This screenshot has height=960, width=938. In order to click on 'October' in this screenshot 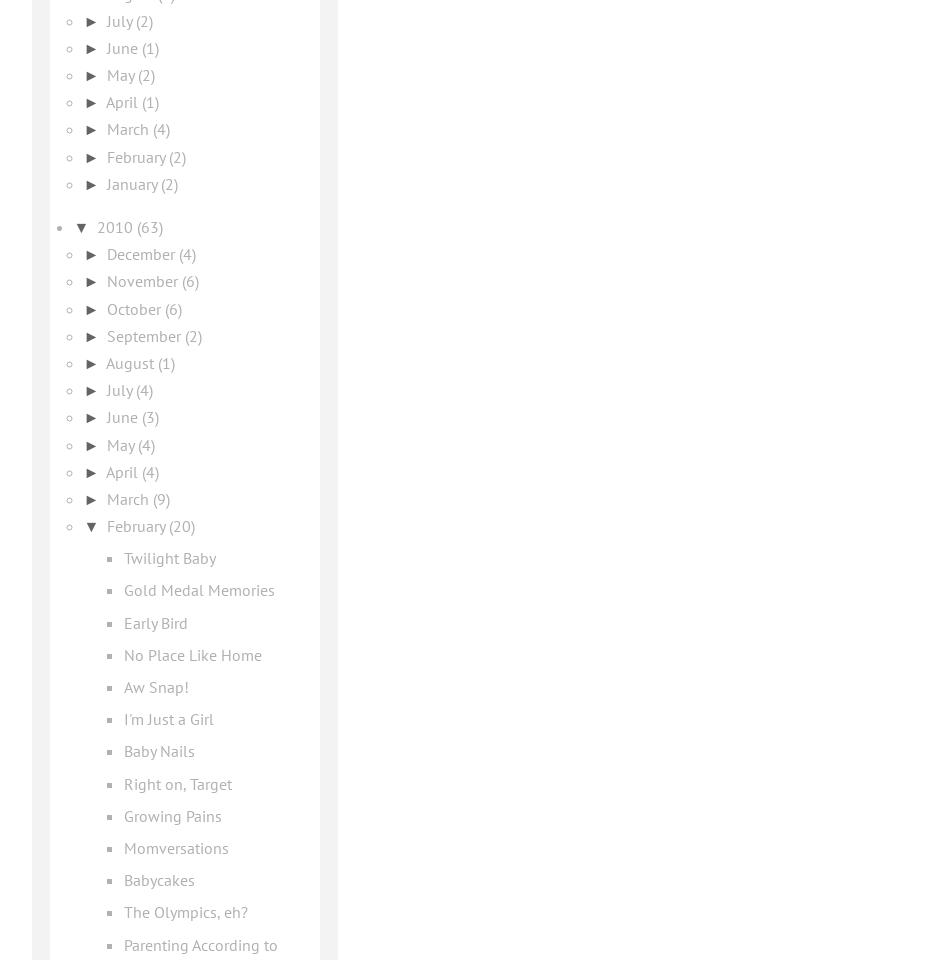, I will do `click(136, 307)`.